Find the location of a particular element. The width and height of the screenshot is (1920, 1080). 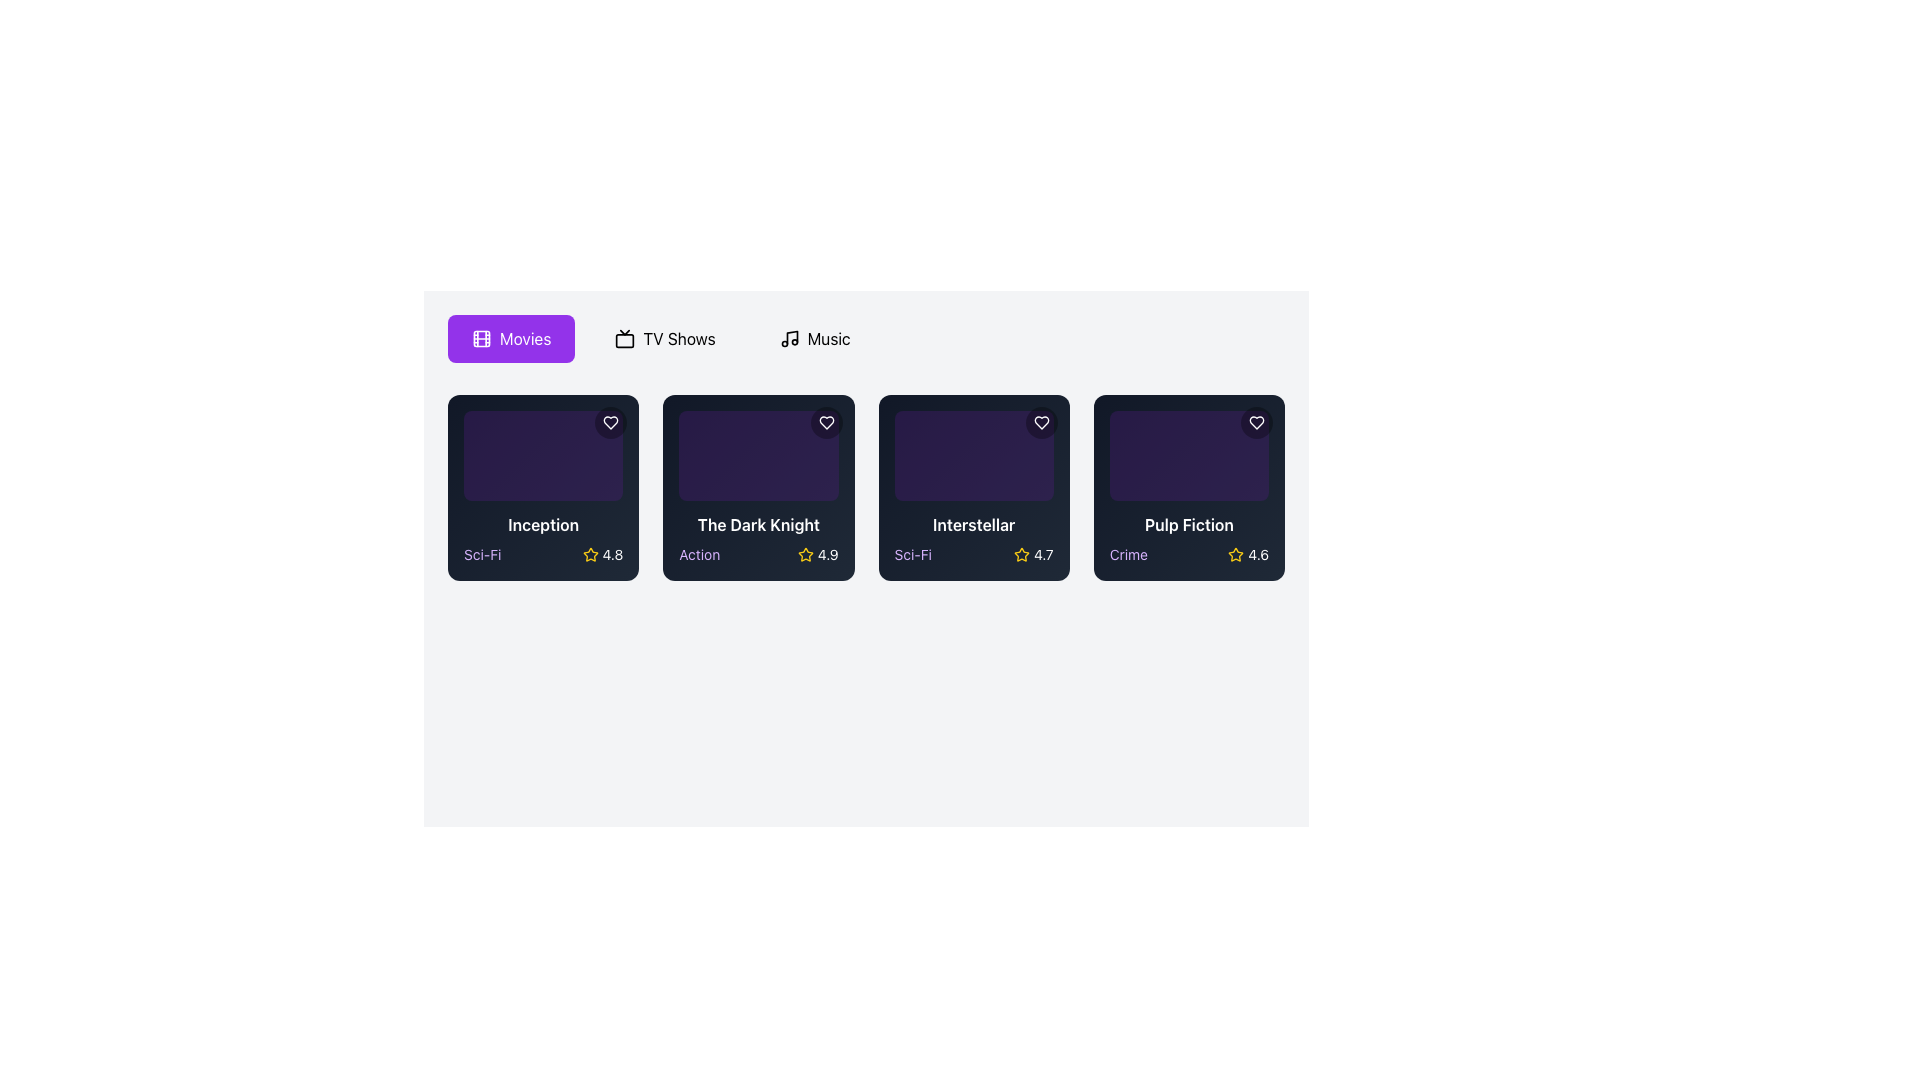

displayed rating value '4.9' from the numeric text label adjacent to the yellow star icon in the movie card labeled 'The Dark Knight' is located at coordinates (828, 554).